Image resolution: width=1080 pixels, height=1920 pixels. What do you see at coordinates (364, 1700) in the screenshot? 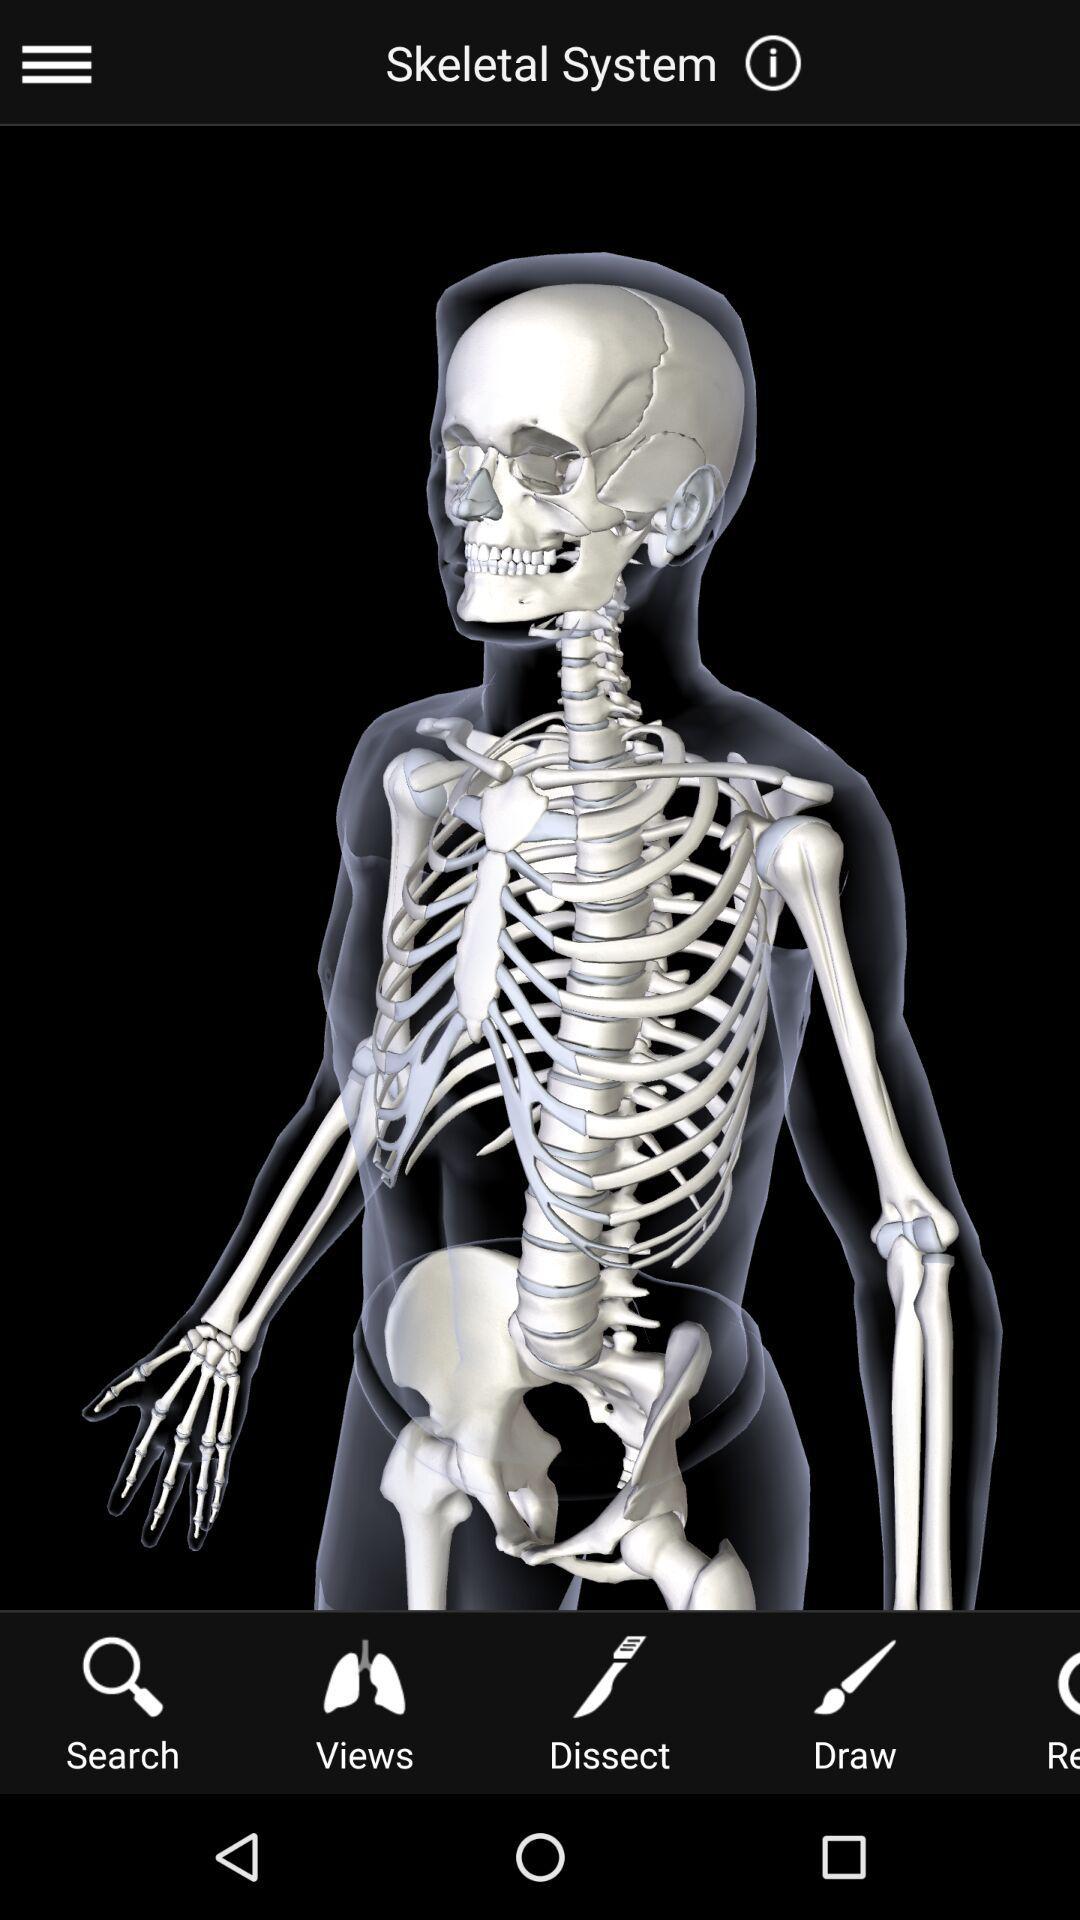
I see `views icon` at bounding box center [364, 1700].